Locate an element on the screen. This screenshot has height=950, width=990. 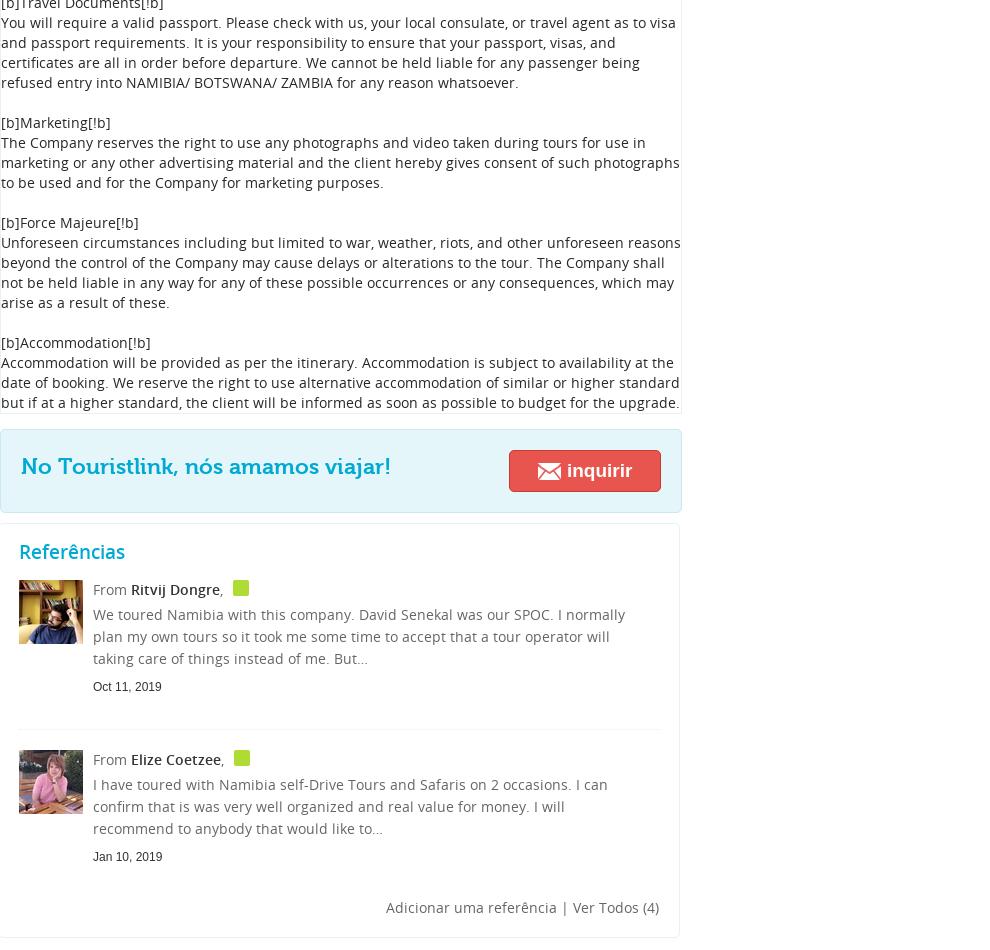
'We toured Namibia with this company. David Senekal was our SPOC. I normally plan my own tours so it took me some time to accept that a tour operator will taking care of things instead of me. But…' is located at coordinates (358, 636).